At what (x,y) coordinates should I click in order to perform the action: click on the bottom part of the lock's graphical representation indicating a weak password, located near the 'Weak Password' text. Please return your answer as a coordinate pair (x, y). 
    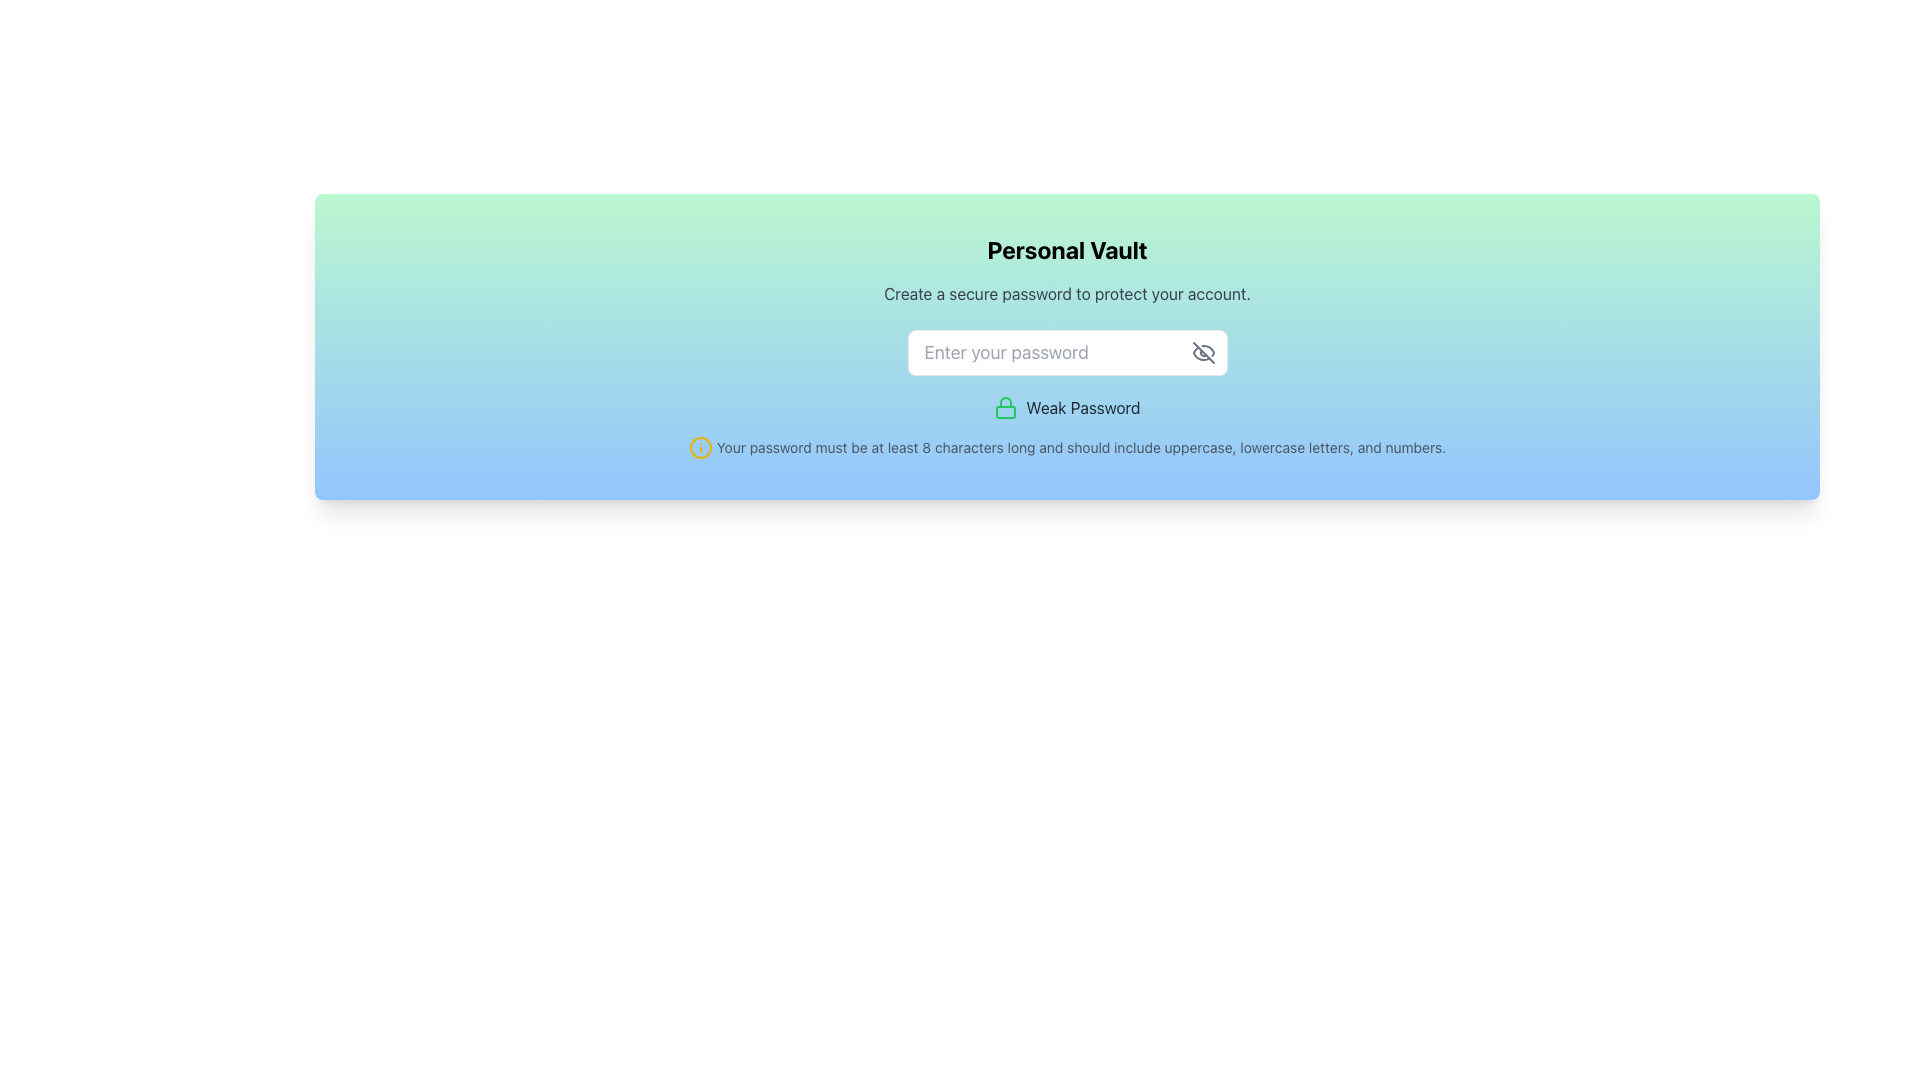
    Looking at the image, I should click on (1006, 411).